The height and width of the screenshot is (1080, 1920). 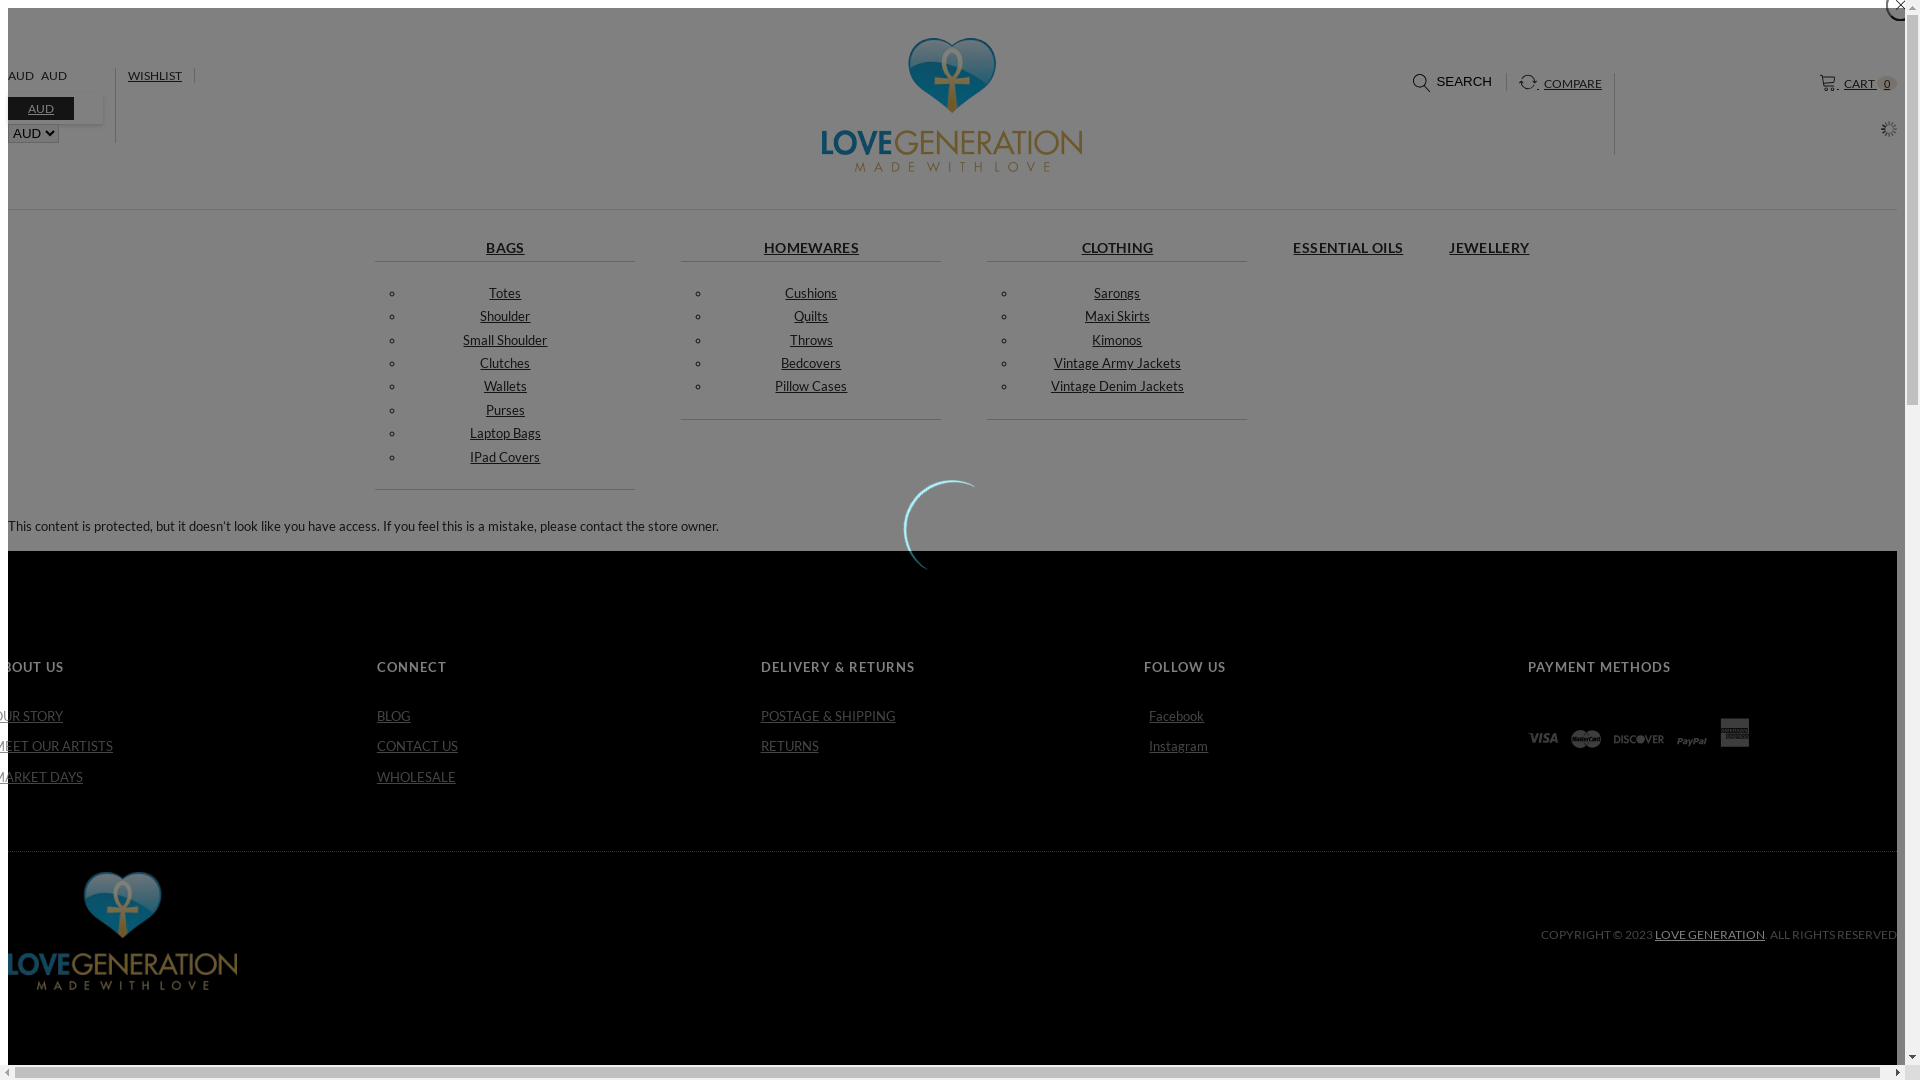 I want to click on 'Wallets', so click(x=505, y=385).